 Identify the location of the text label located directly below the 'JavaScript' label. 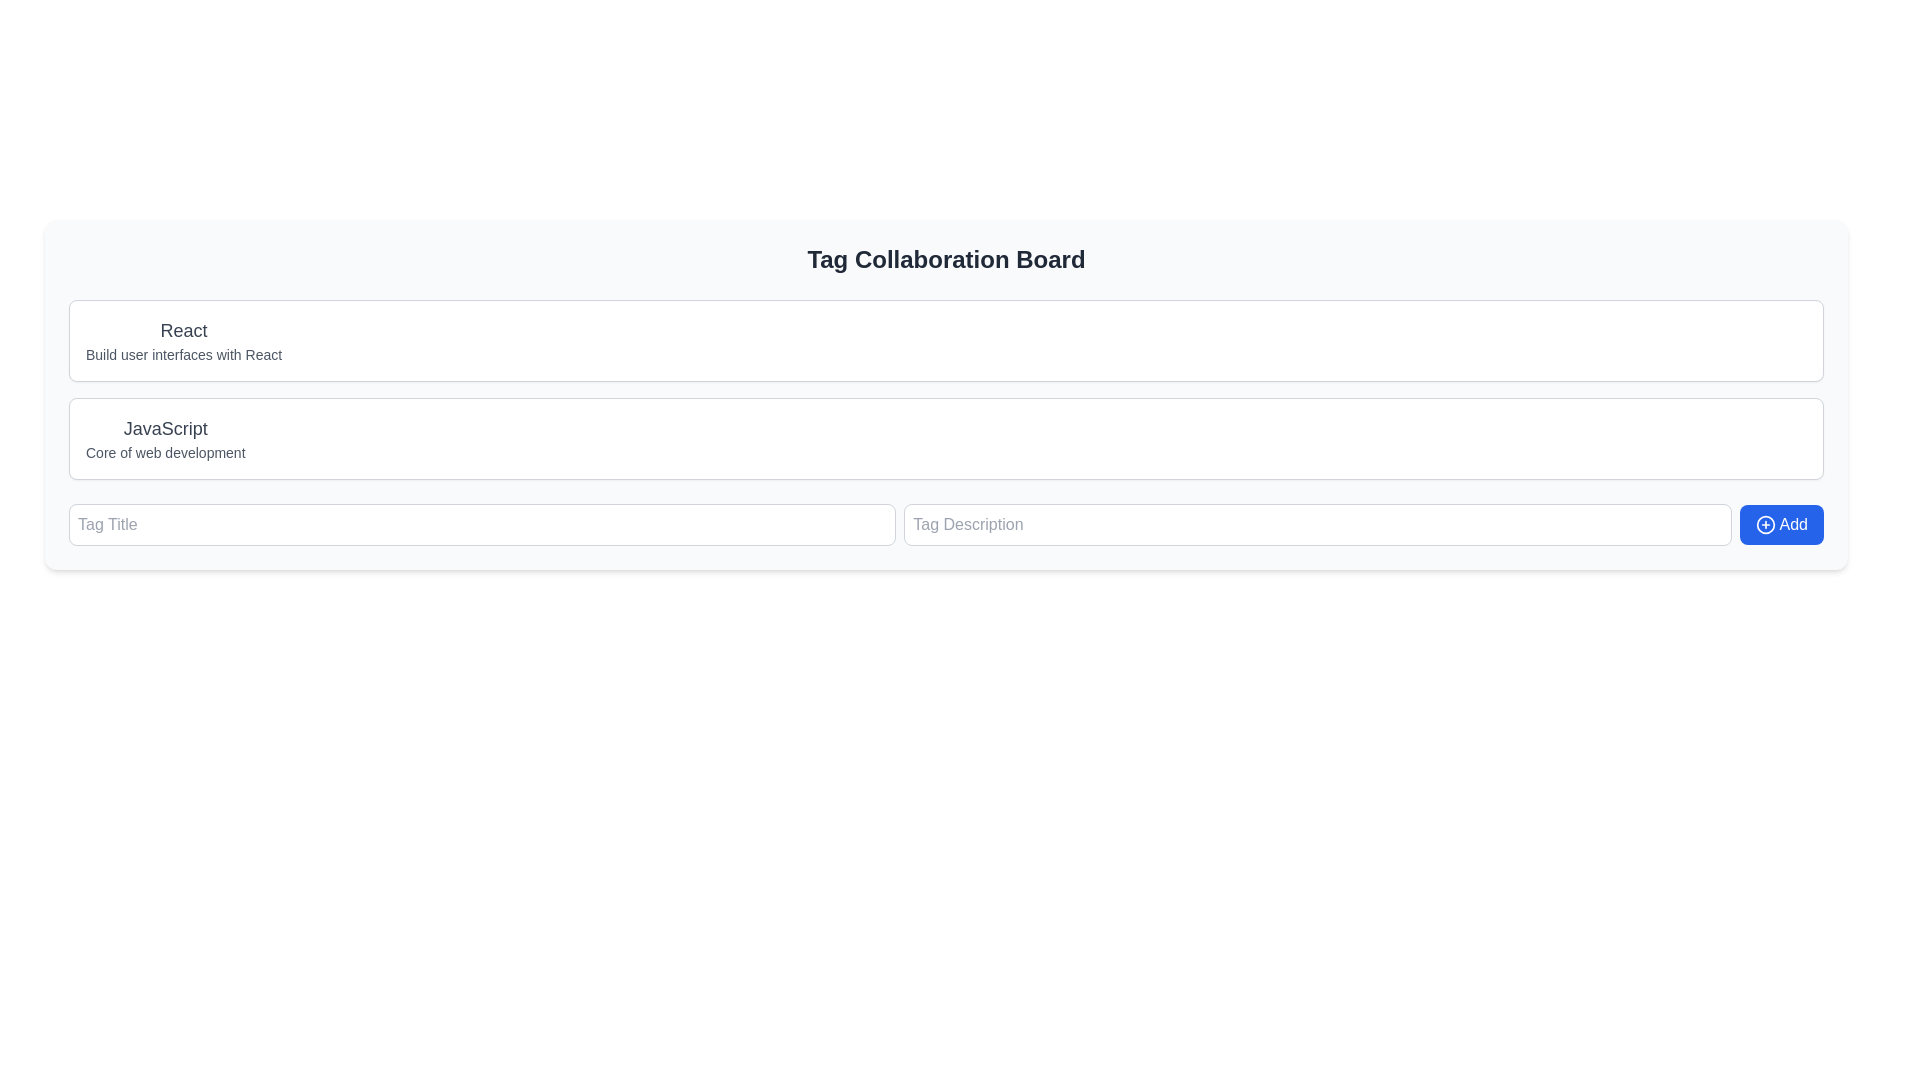
(165, 452).